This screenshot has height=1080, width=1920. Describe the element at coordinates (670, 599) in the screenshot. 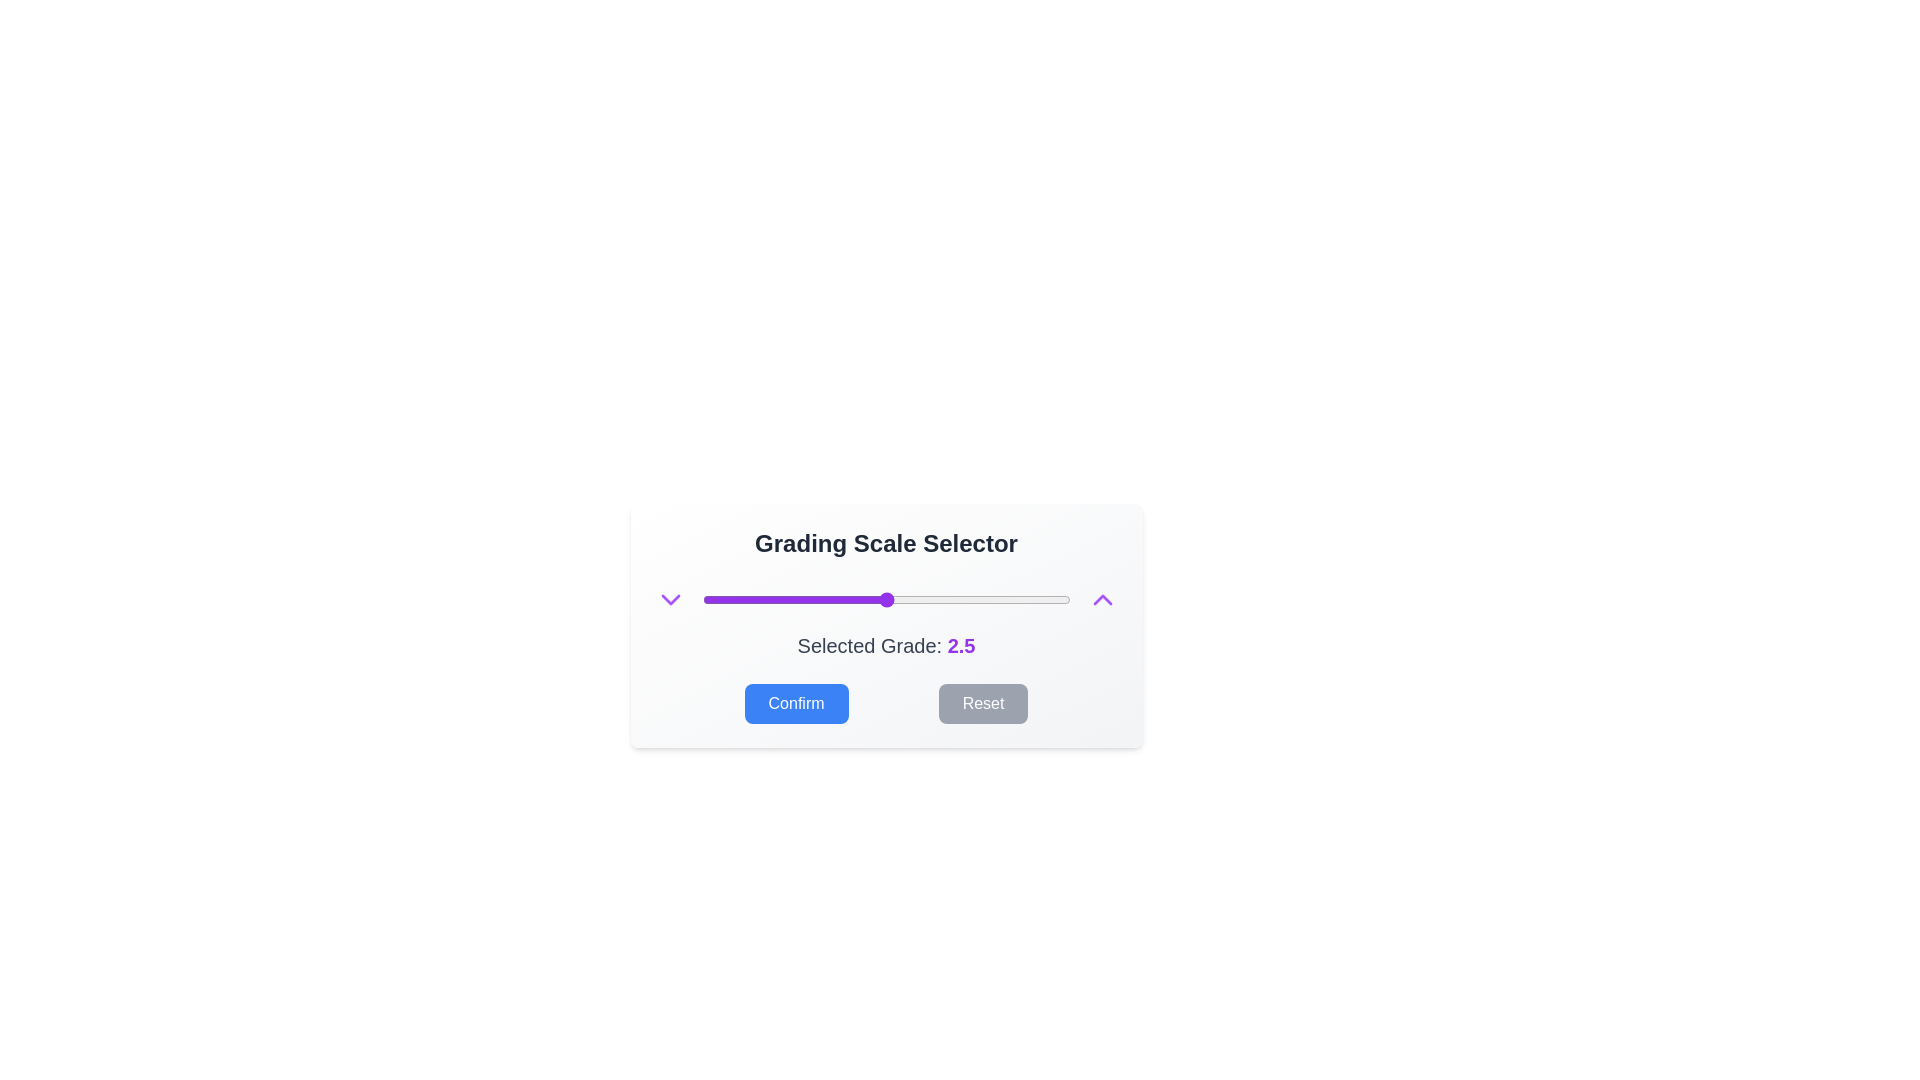

I see `the ChevronDown icon to expand the grading scale options` at that location.